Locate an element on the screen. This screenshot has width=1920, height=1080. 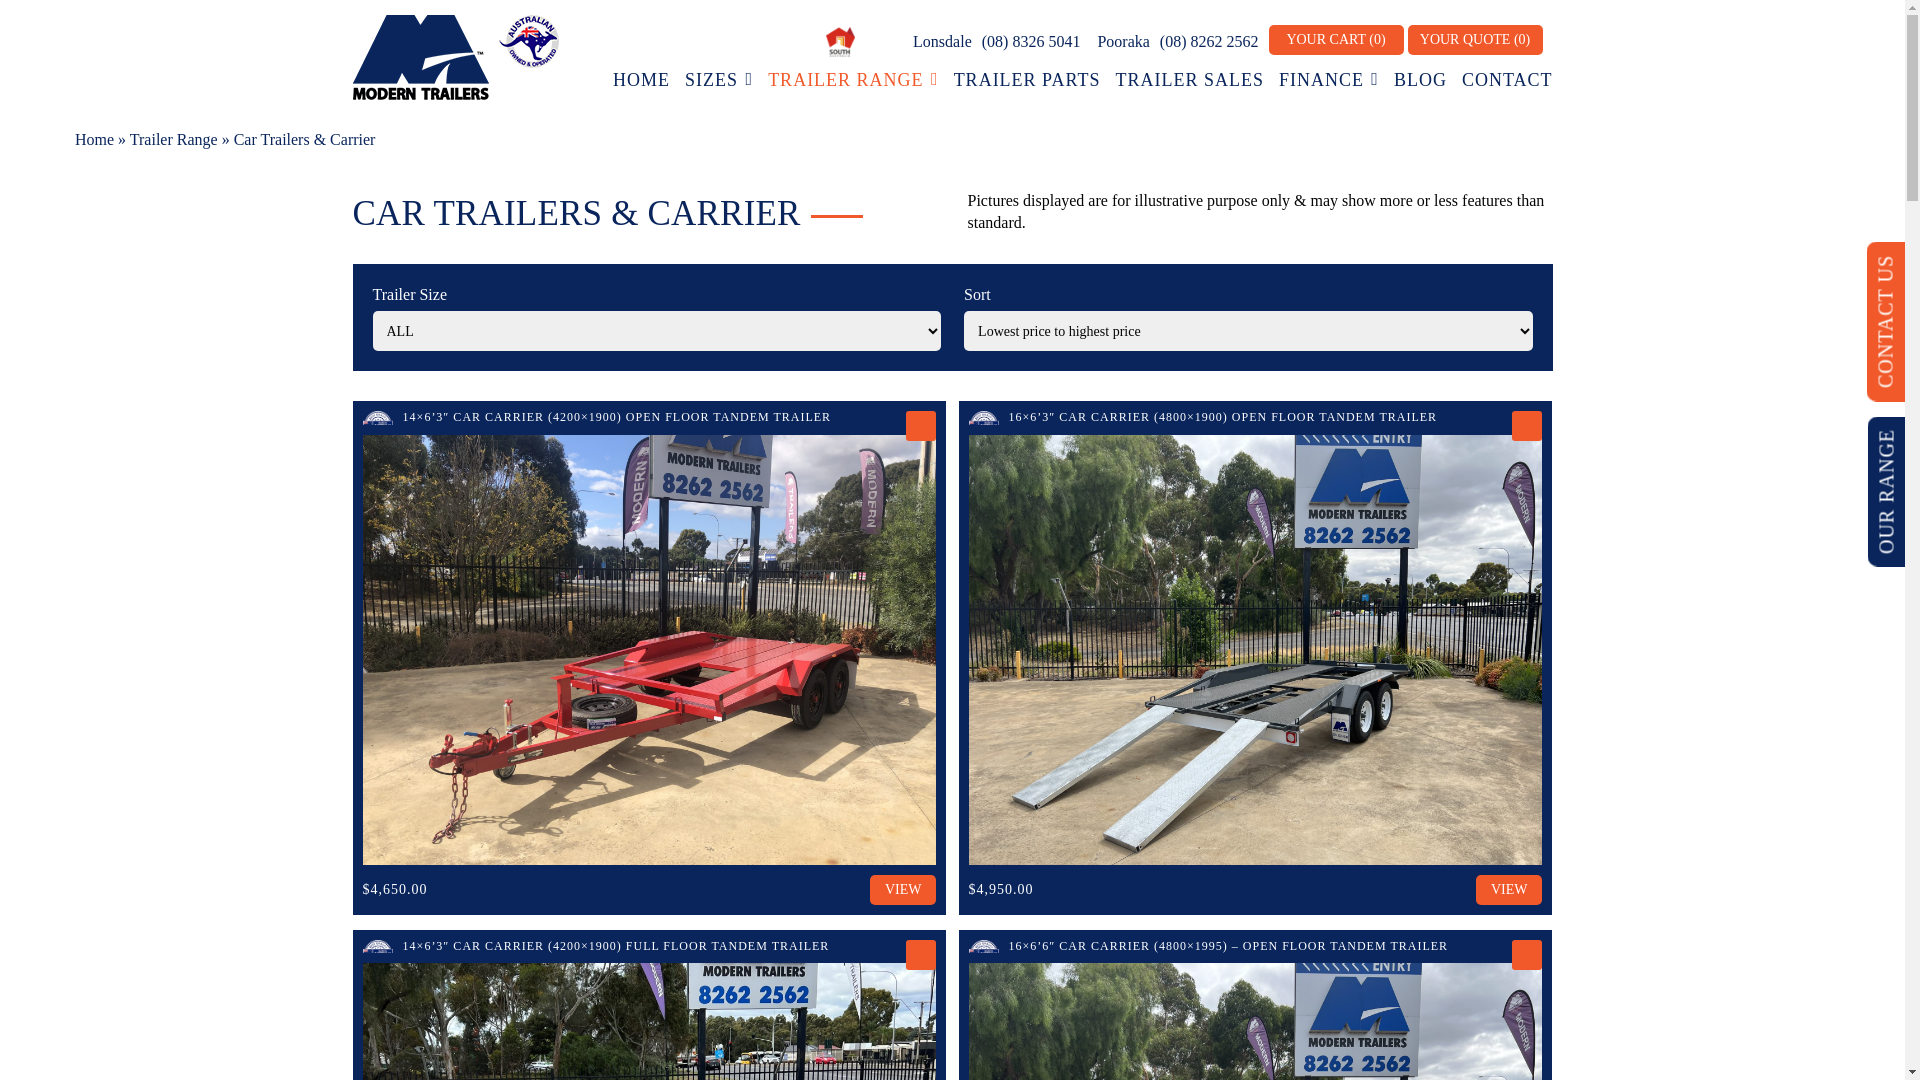
'SIZES' is located at coordinates (719, 79).